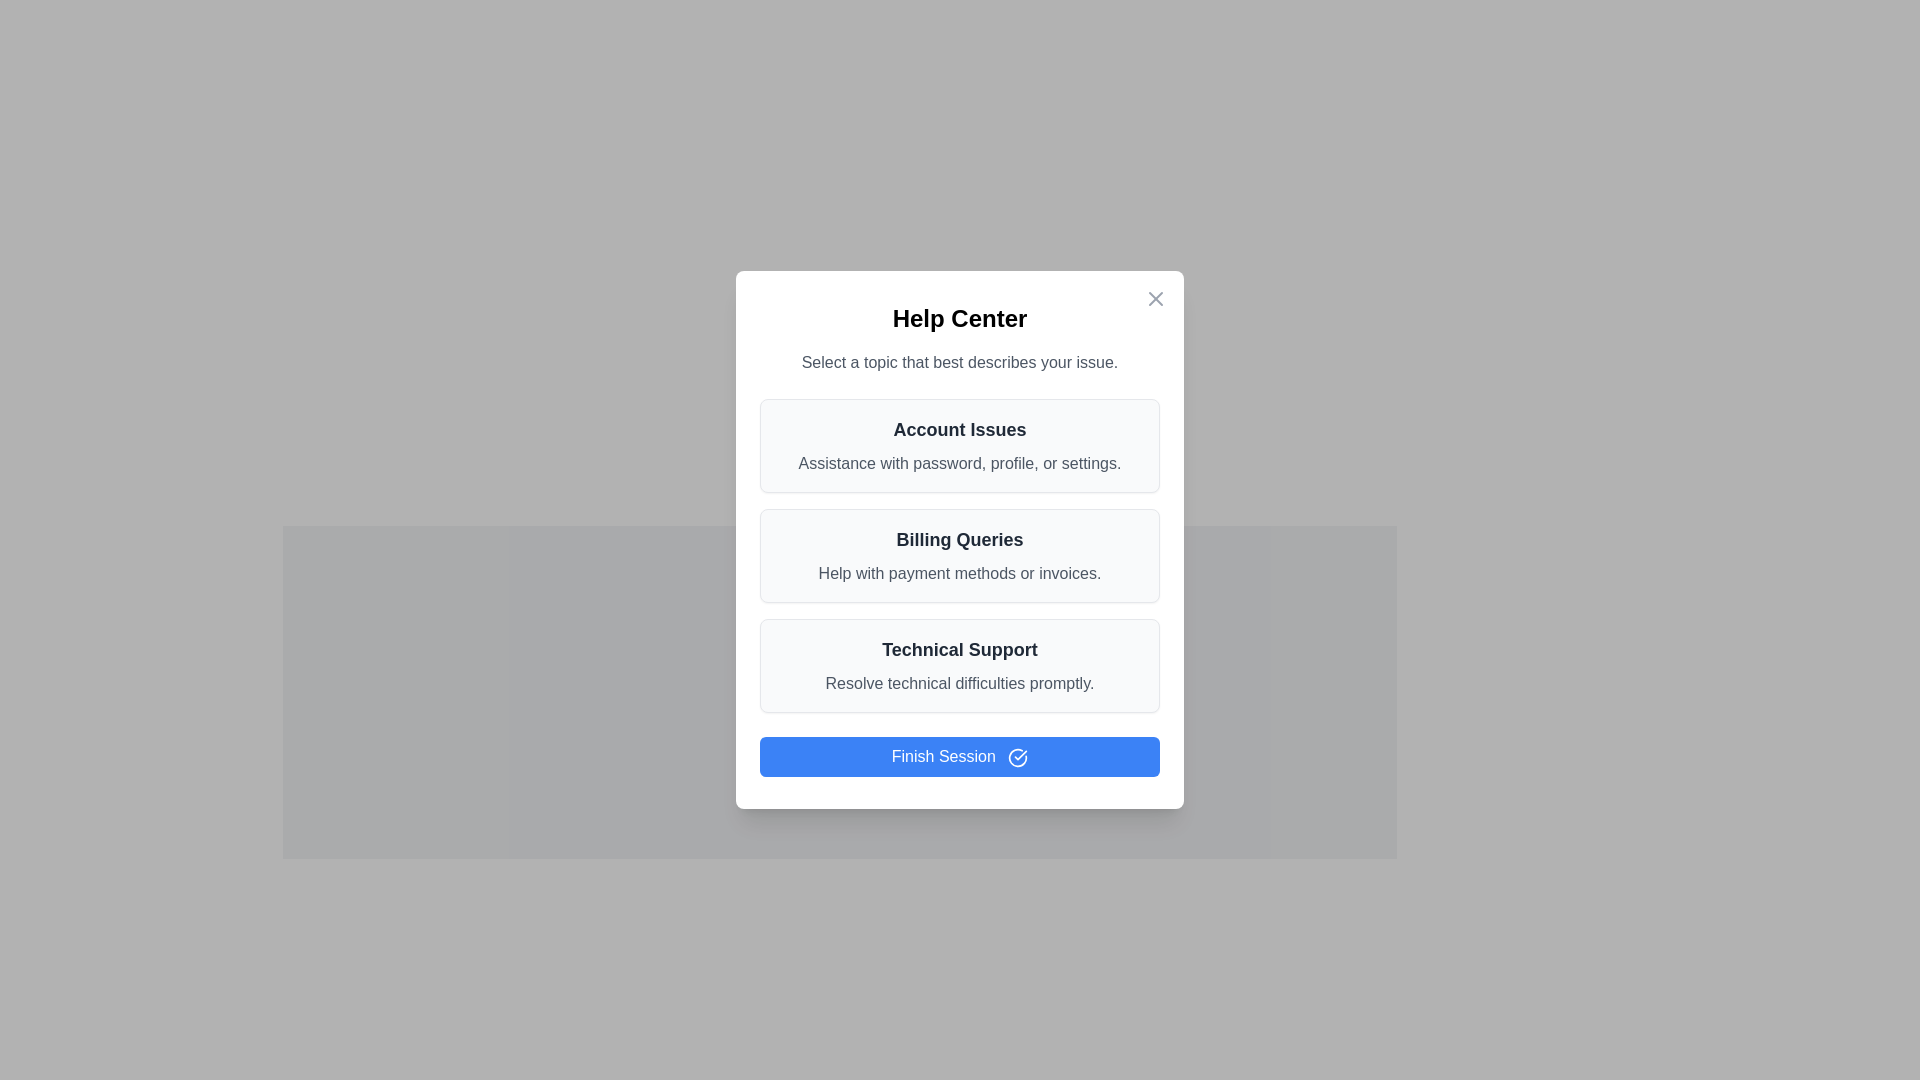 This screenshot has height=1080, width=1920. I want to click on the 'Technical Support' option card, so click(960, 666).